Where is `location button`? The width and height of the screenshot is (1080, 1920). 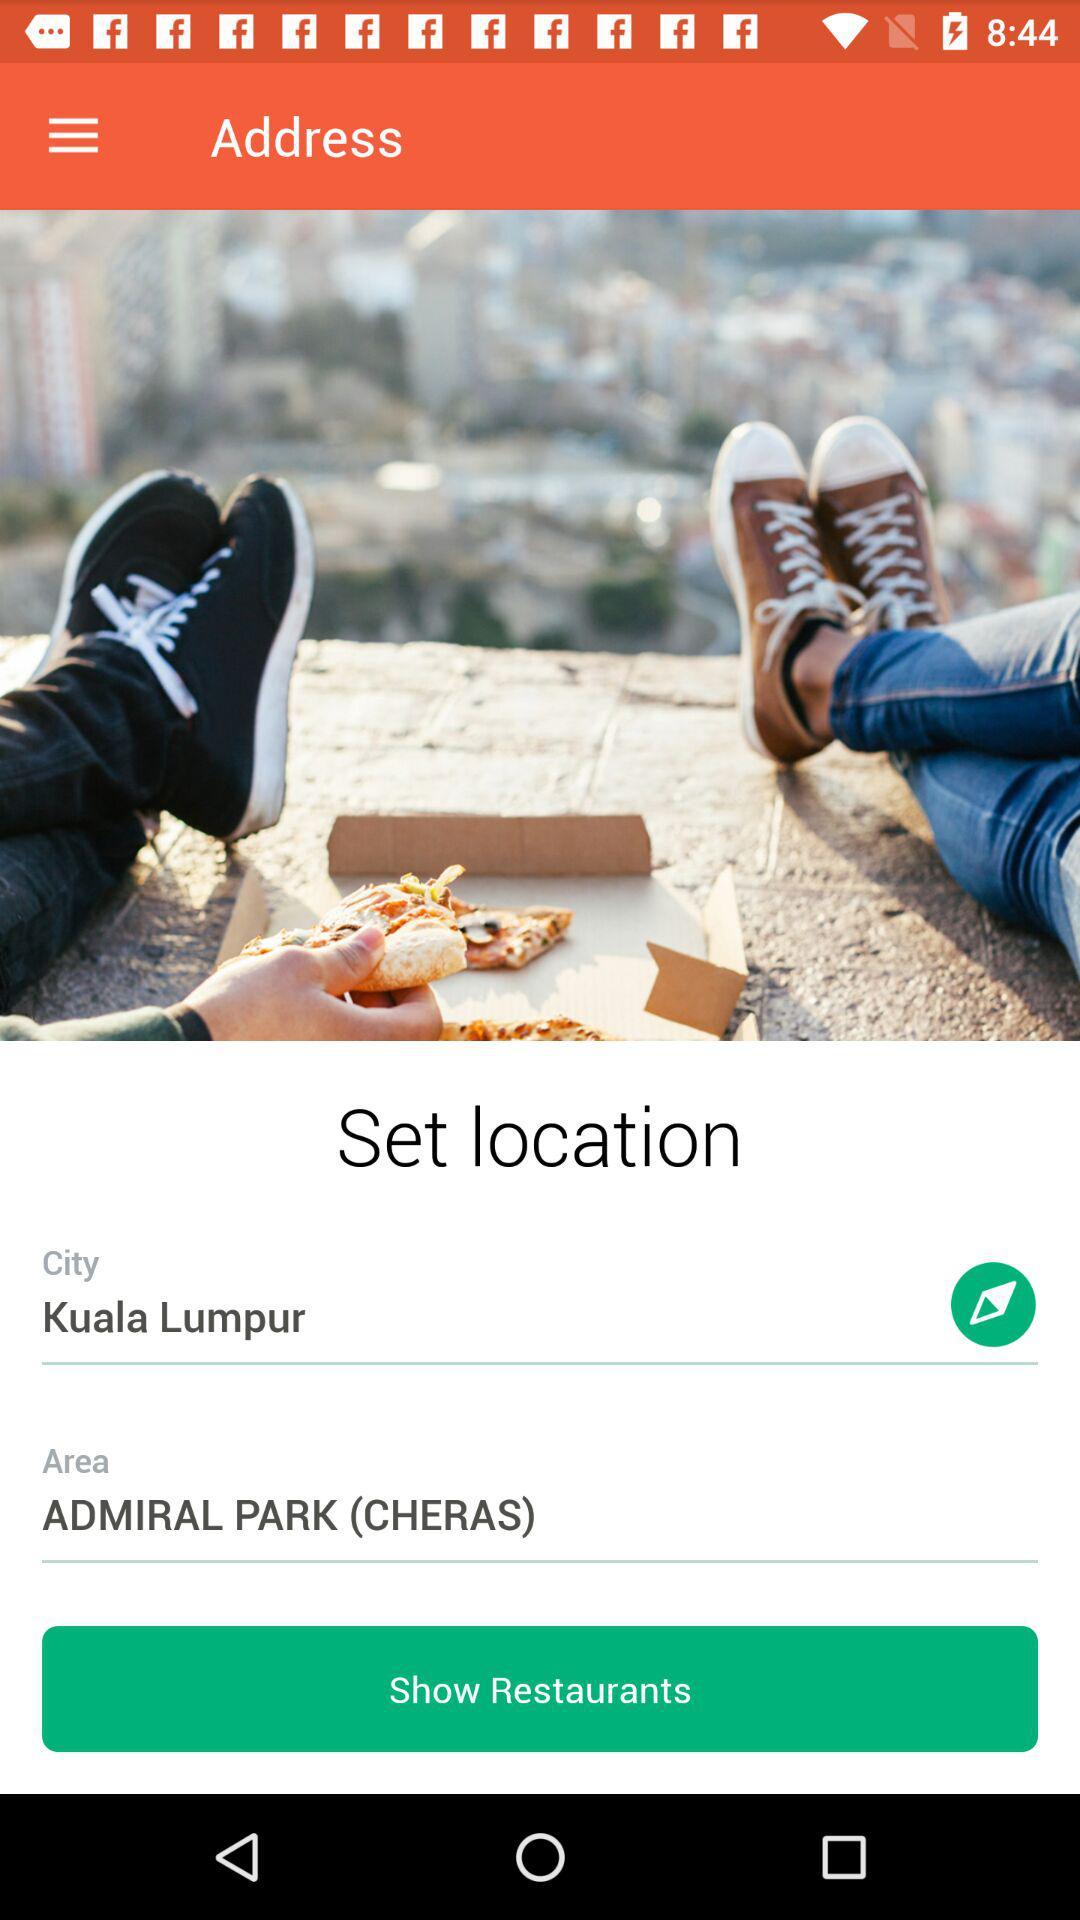
location button is located at coordinates (994, 1324).